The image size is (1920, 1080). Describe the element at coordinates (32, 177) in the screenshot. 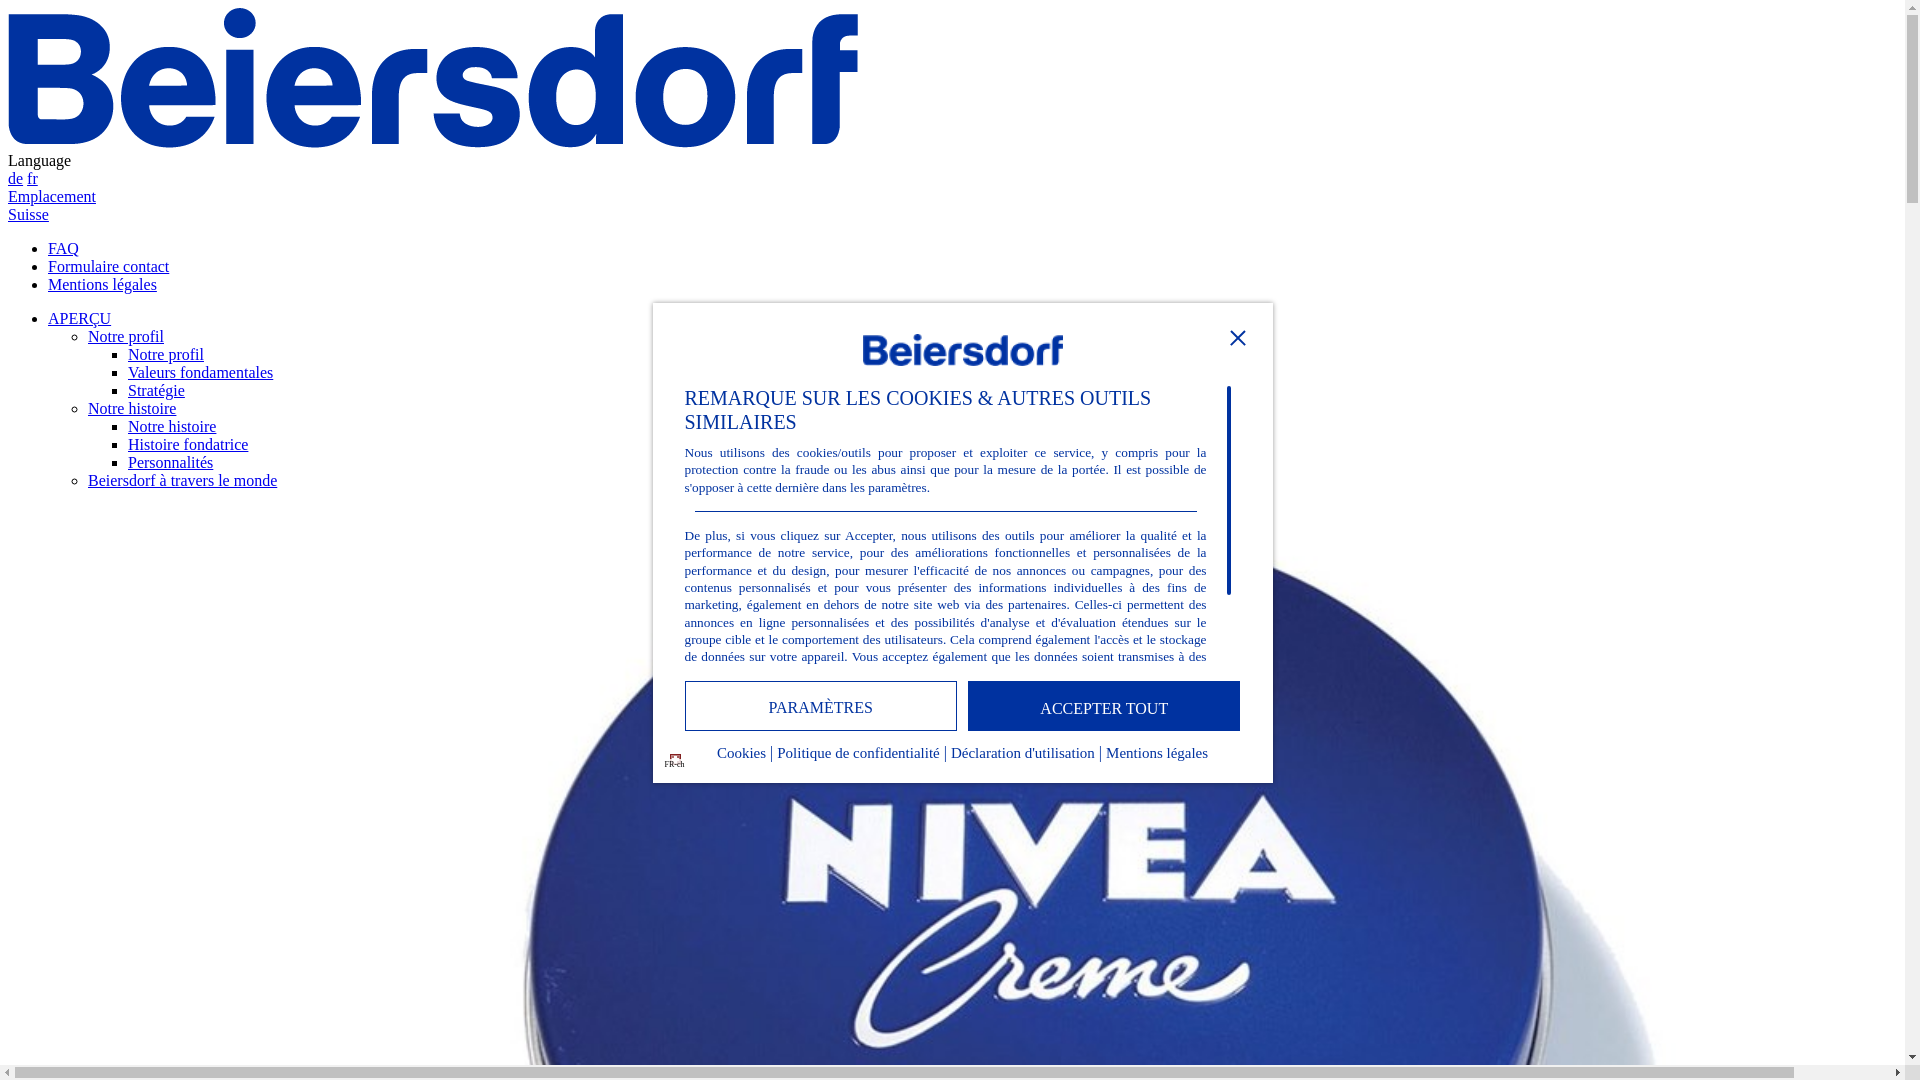

I see `'fr'` at that location.